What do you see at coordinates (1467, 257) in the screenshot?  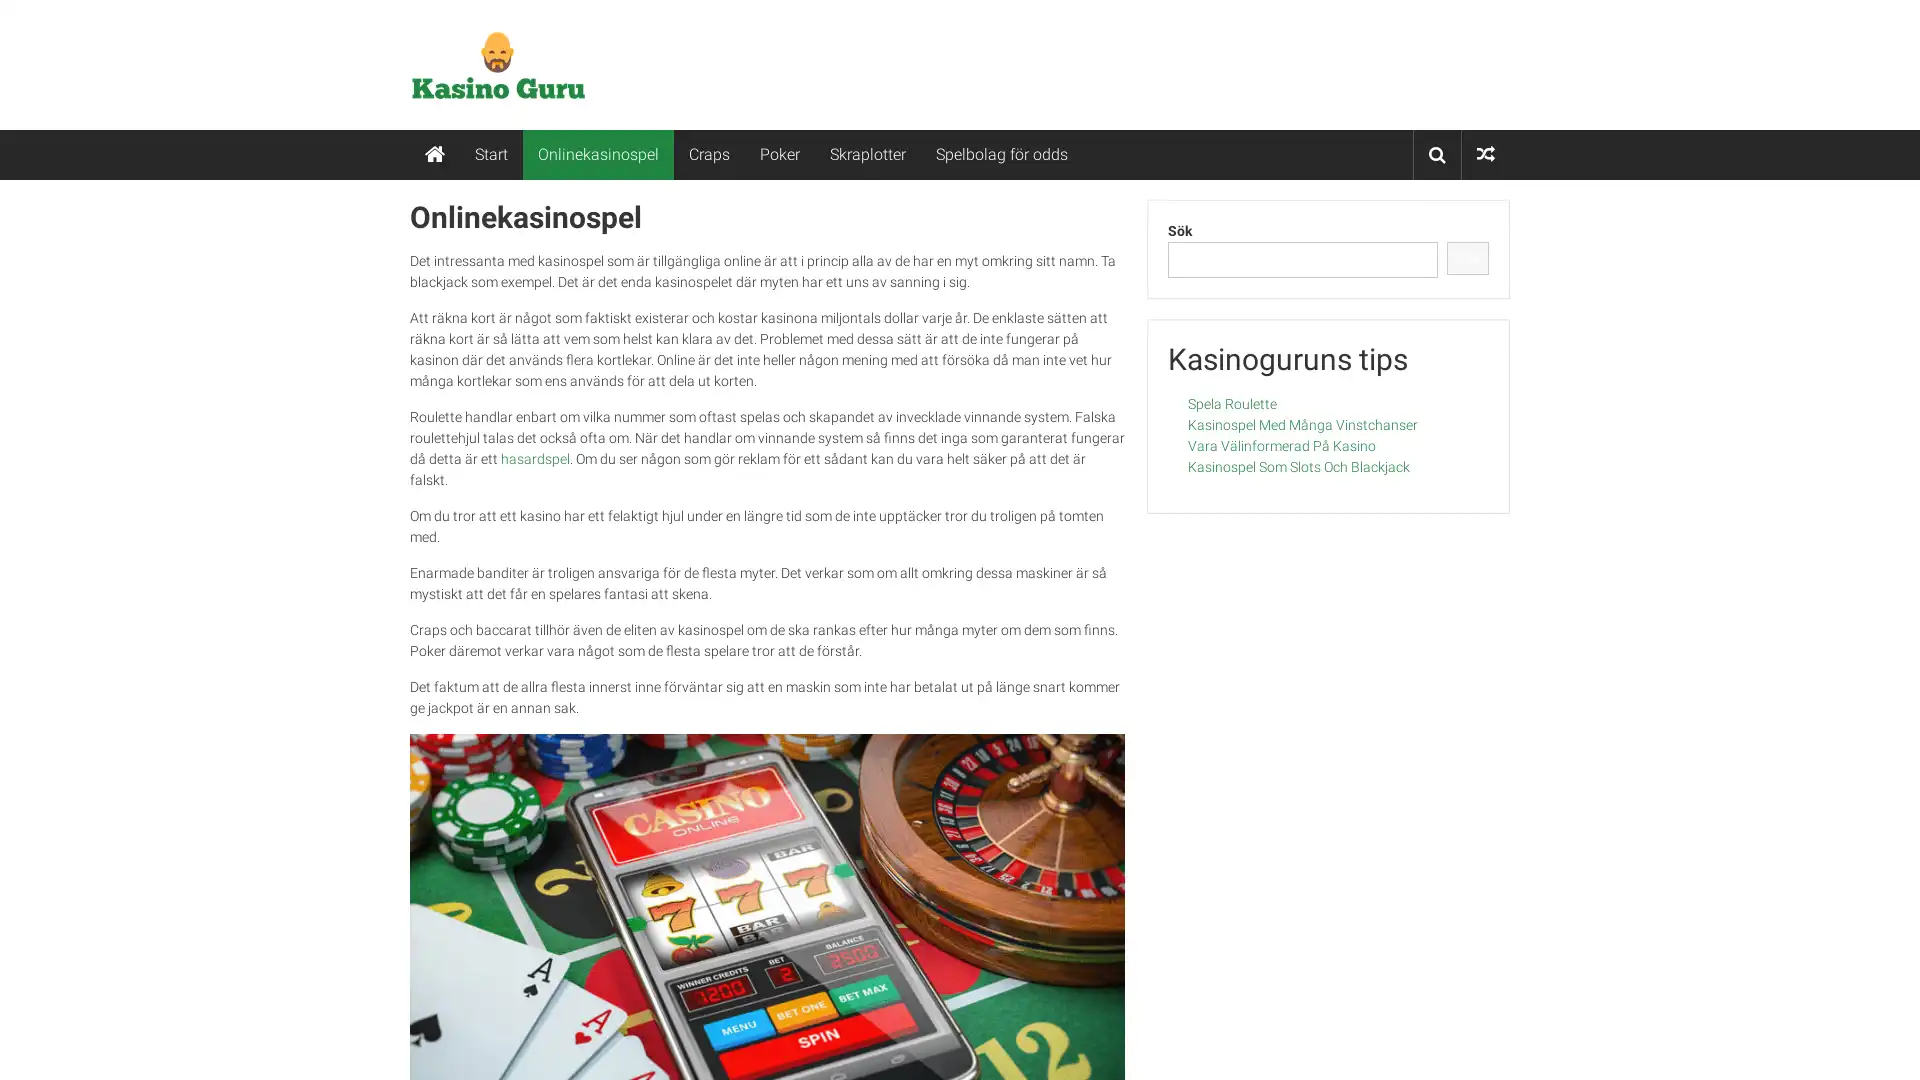 I see `Sok` at bounding box center [1467, 257].